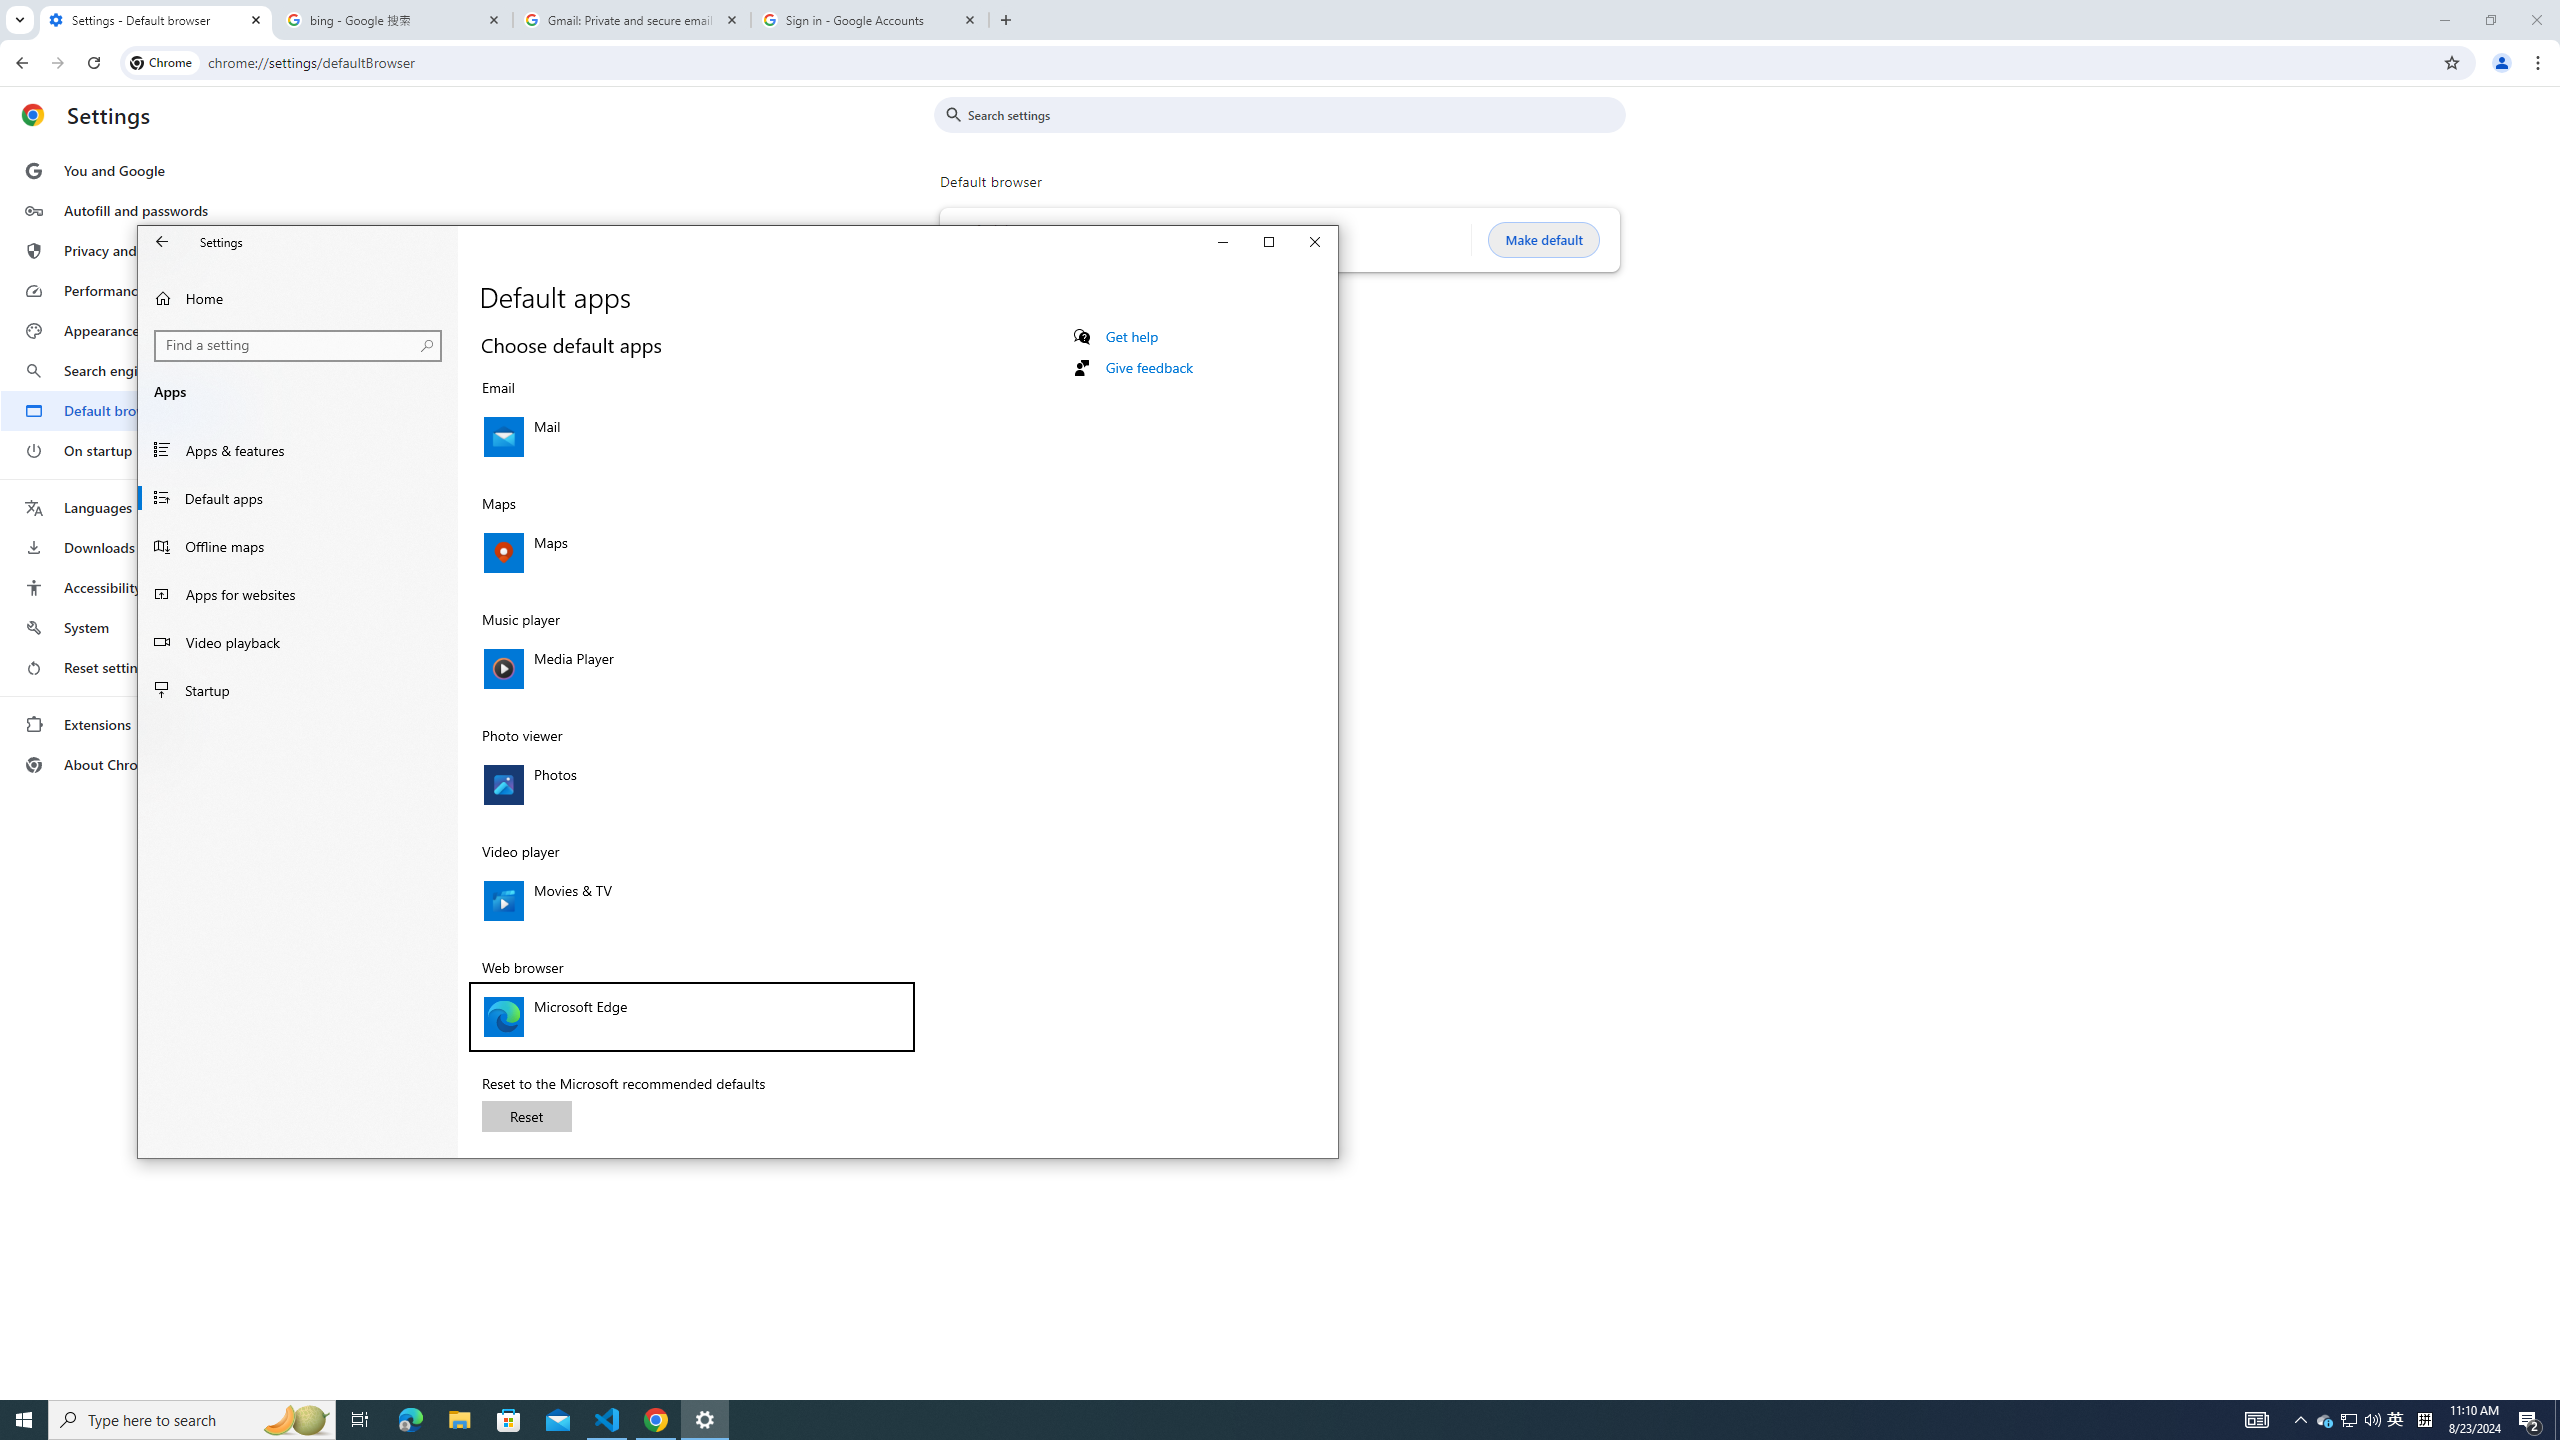 The image size is (2560, 1440). What do you see at coordinates (2396, 1418) in the screenshot?
I see `'User Promoted Notification Area'` at bounding box center [2396, 1418].